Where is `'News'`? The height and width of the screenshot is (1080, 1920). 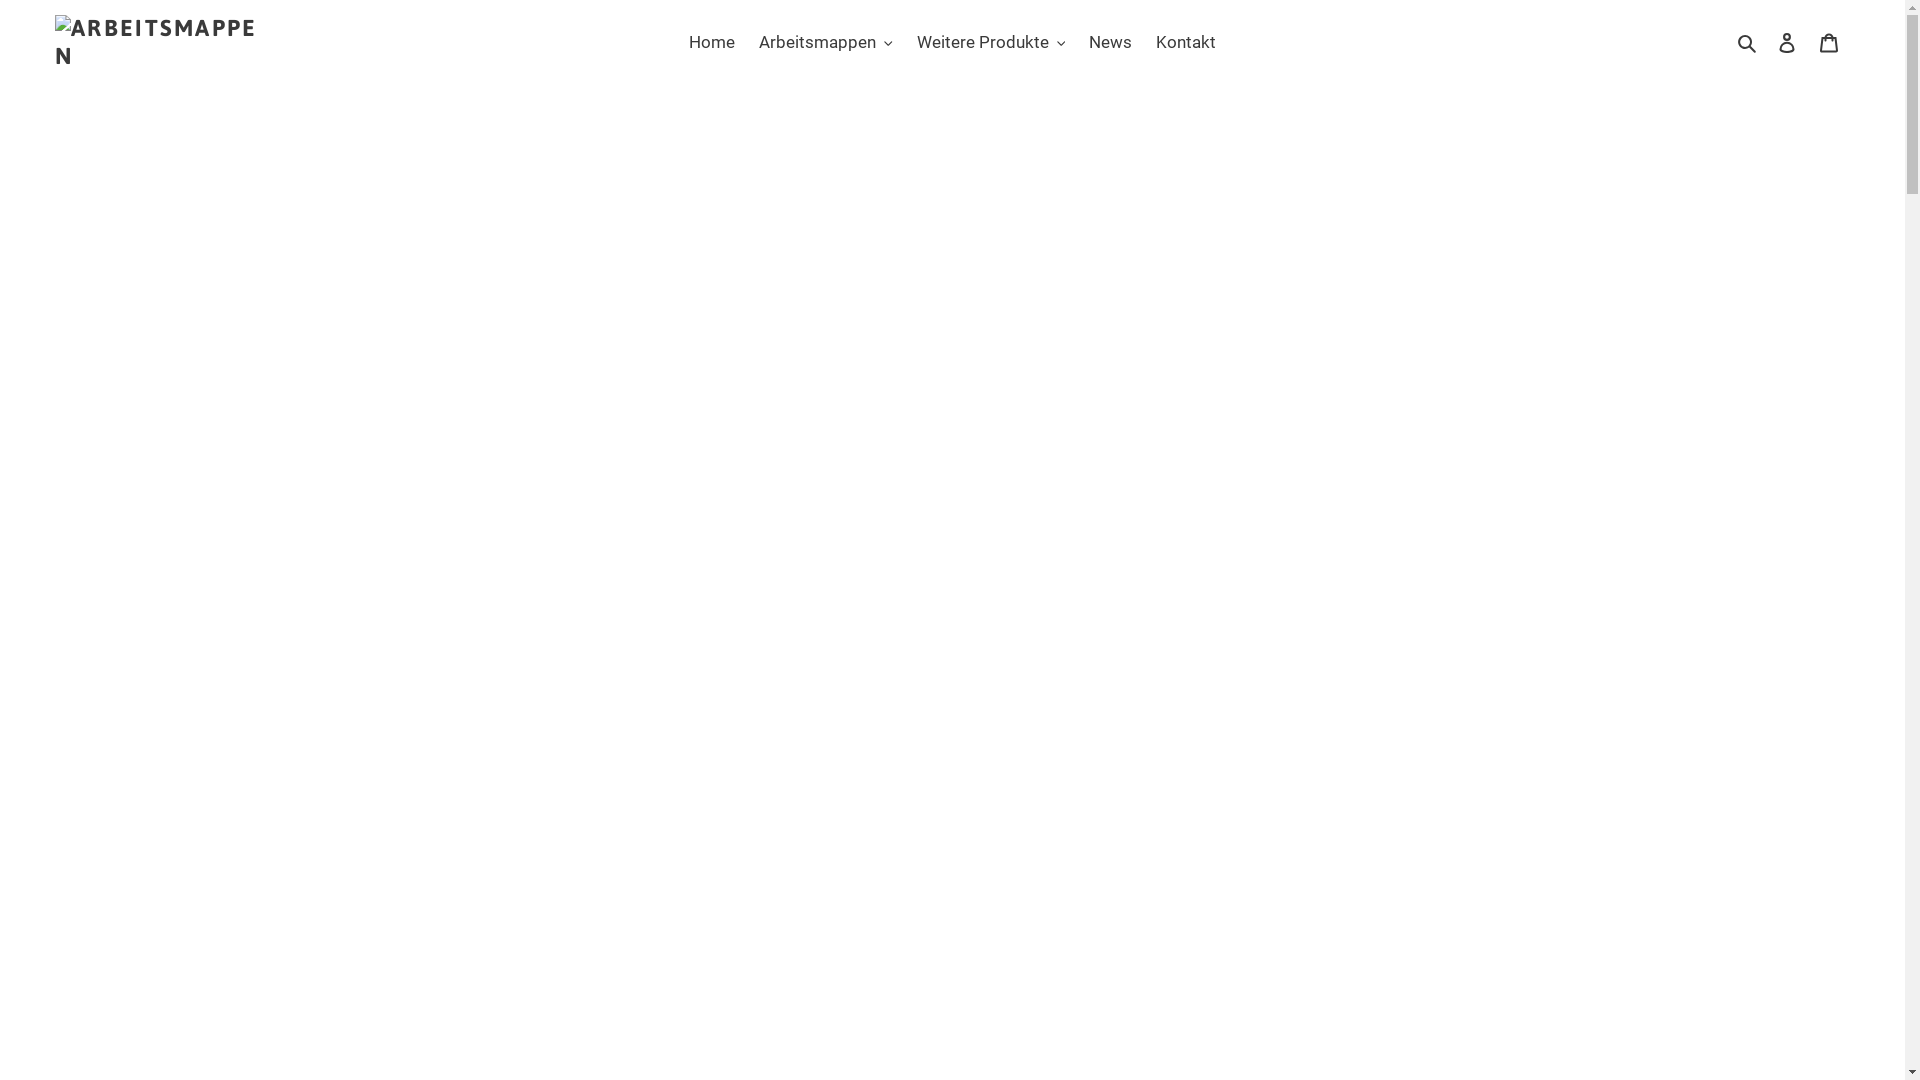
'News' is located at coordinates (1109, 42).